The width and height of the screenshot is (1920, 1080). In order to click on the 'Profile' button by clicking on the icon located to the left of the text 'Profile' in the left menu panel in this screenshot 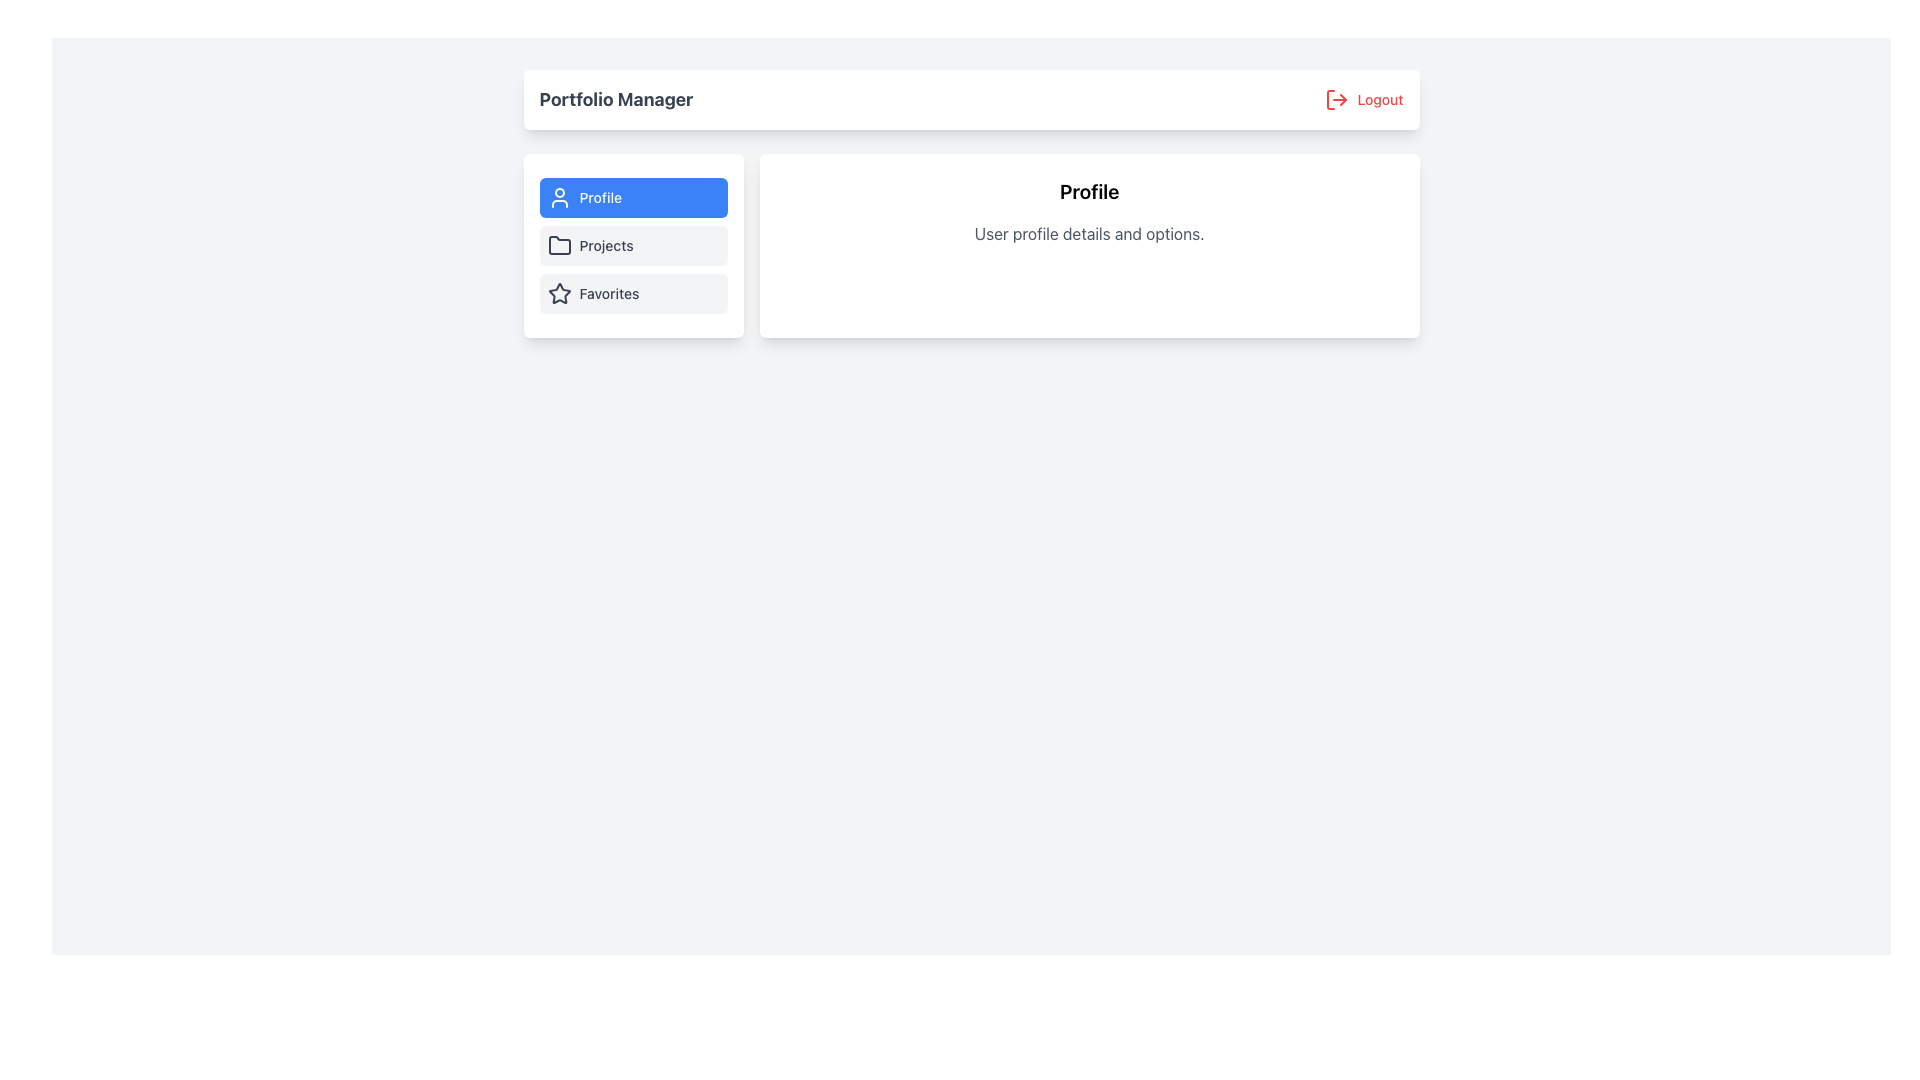, I will do `click(559, 197)`.